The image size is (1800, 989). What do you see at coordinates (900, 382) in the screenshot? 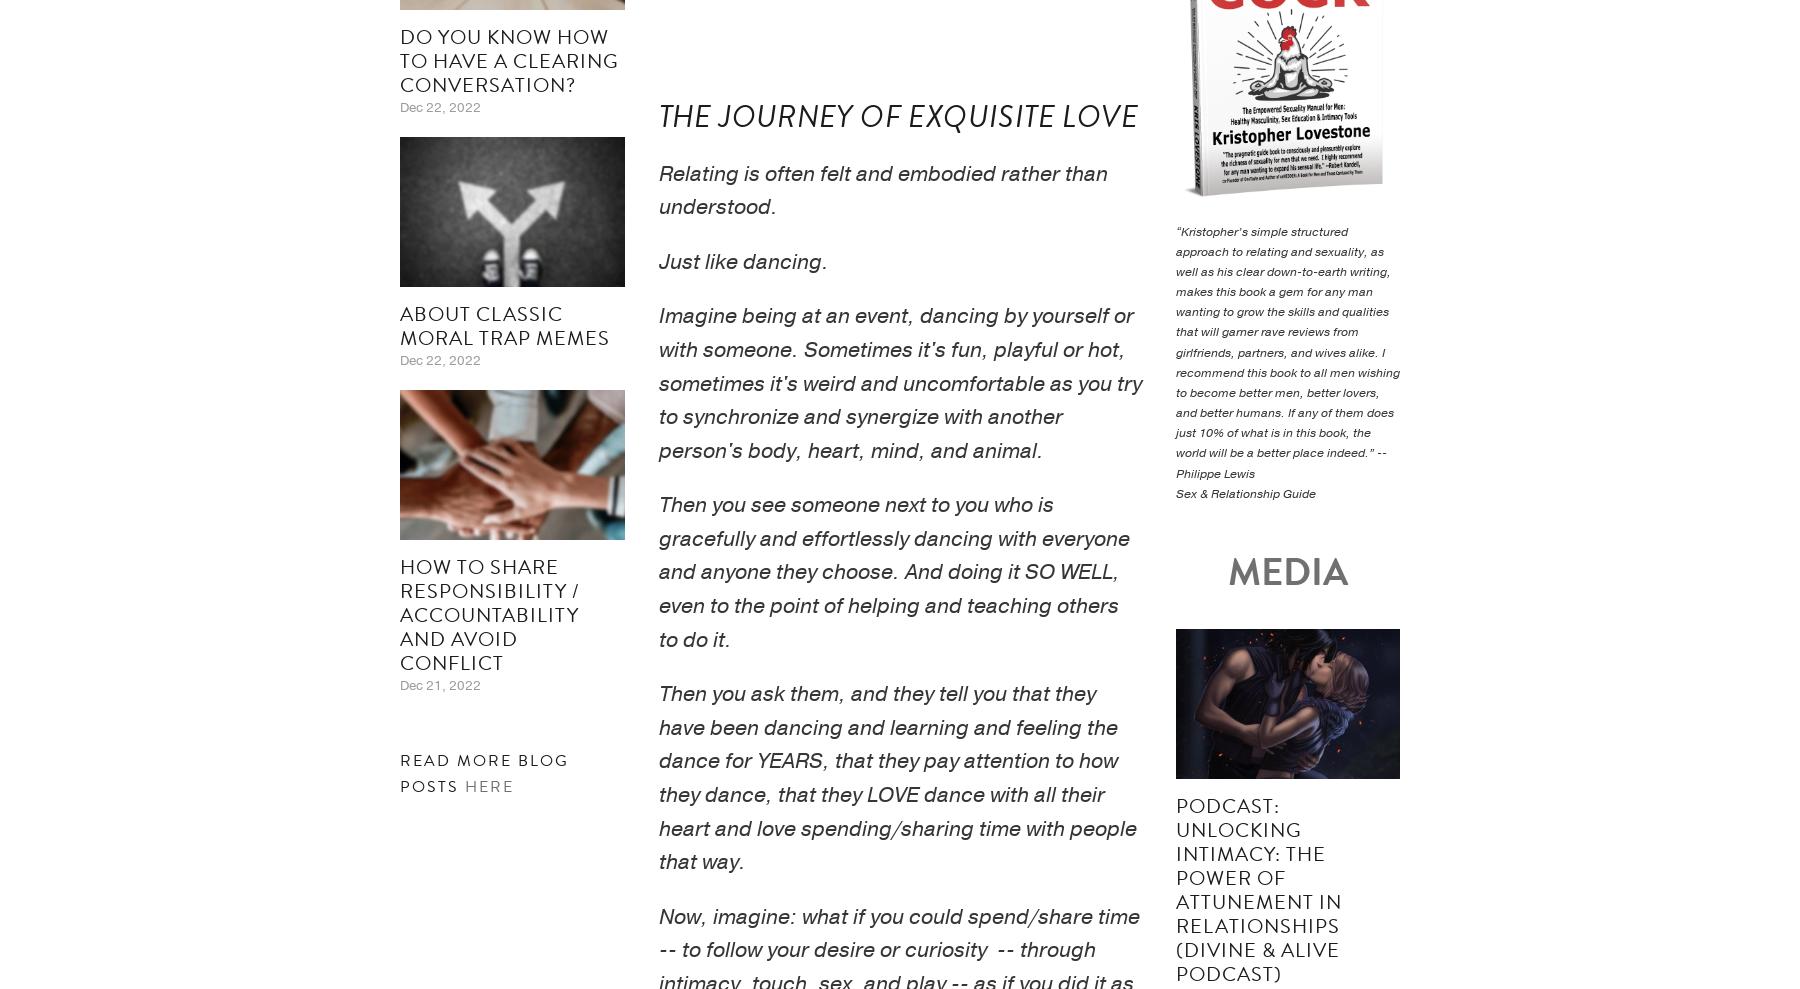
I see `'Imagine being at an event, dancing by yourself or with someone. Sometimes it's fun, playful or hot, sometimes it's weird and uncomfortable as you try to synchronize and synergize with another person's body, heart, mind, and animal.'` at bounding box center [900, 382].